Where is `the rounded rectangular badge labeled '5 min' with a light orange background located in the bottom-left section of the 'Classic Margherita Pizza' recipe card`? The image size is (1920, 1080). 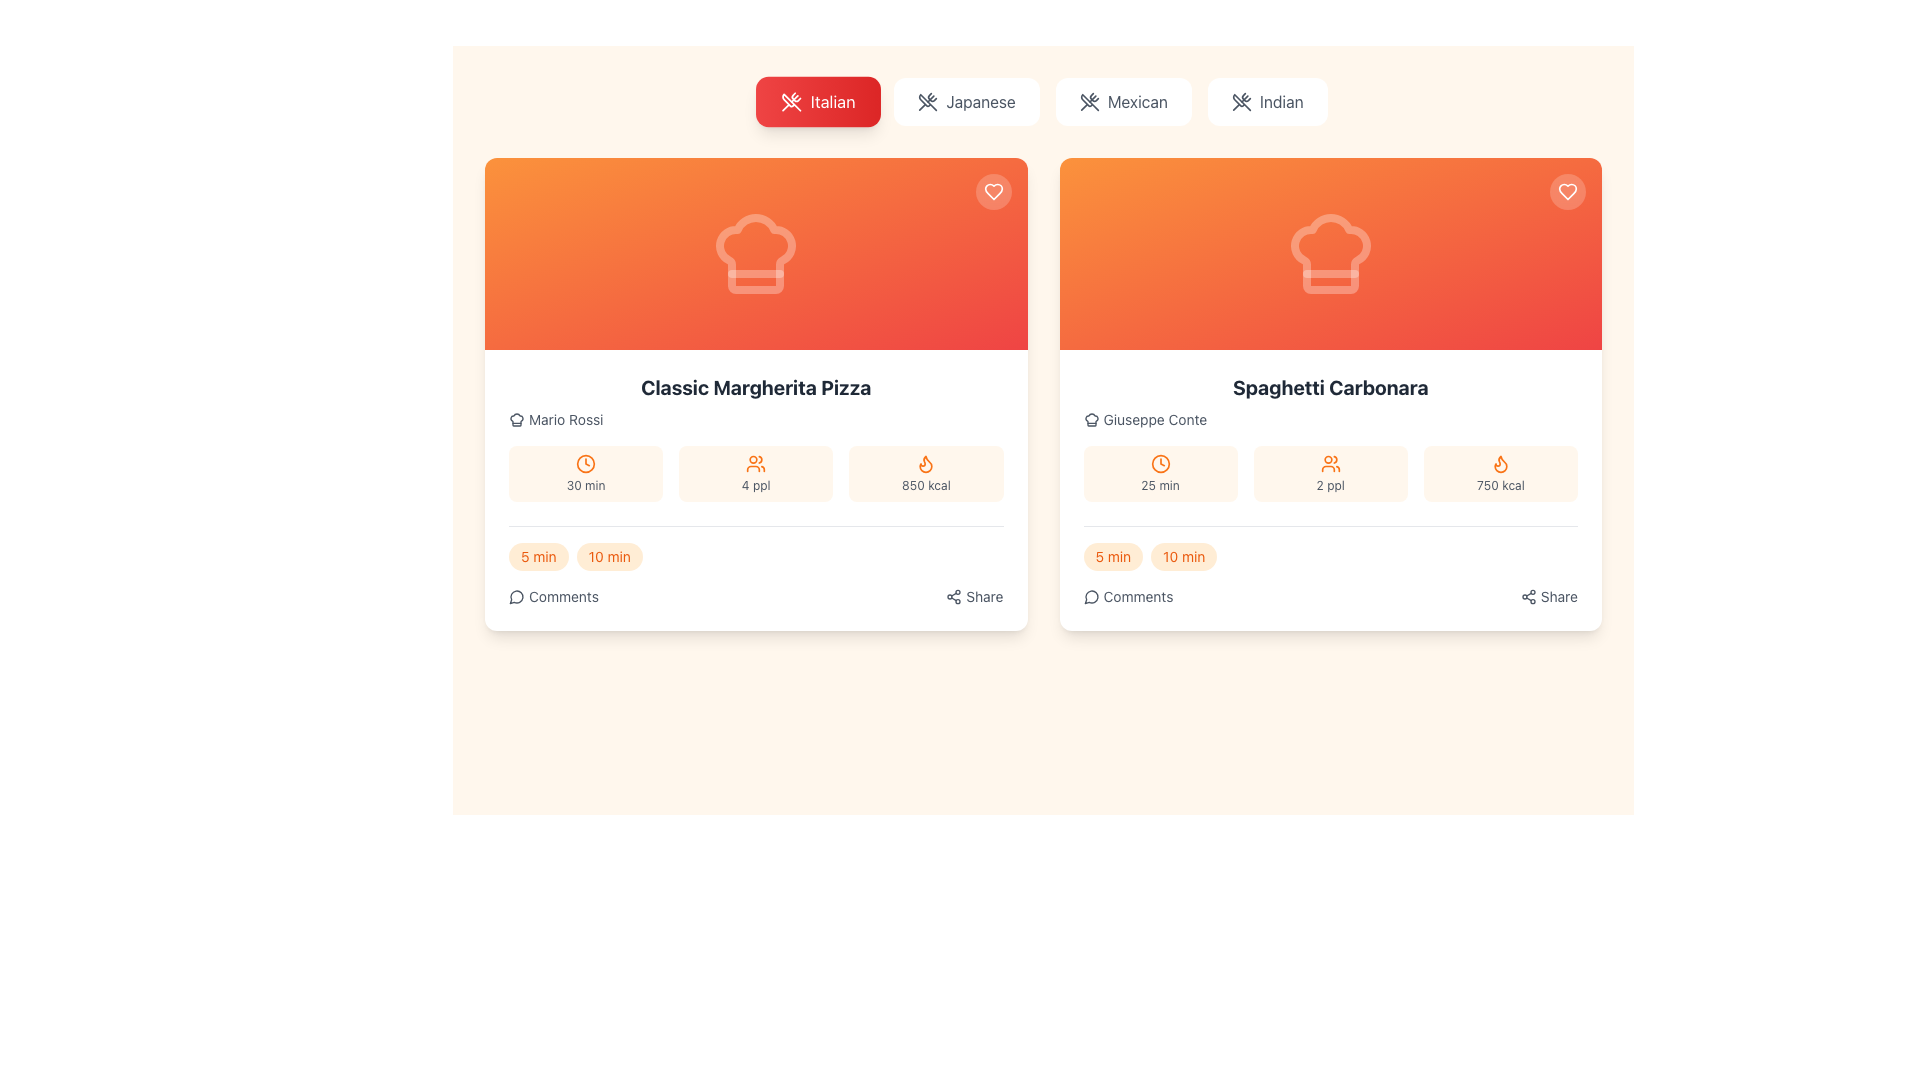 the rounded rectangular badge labeled '5 min' with a light orange background located in the bottom-left section of the 'Classic Margherita Pizza' recipe card is located at coordinates (538, 556).